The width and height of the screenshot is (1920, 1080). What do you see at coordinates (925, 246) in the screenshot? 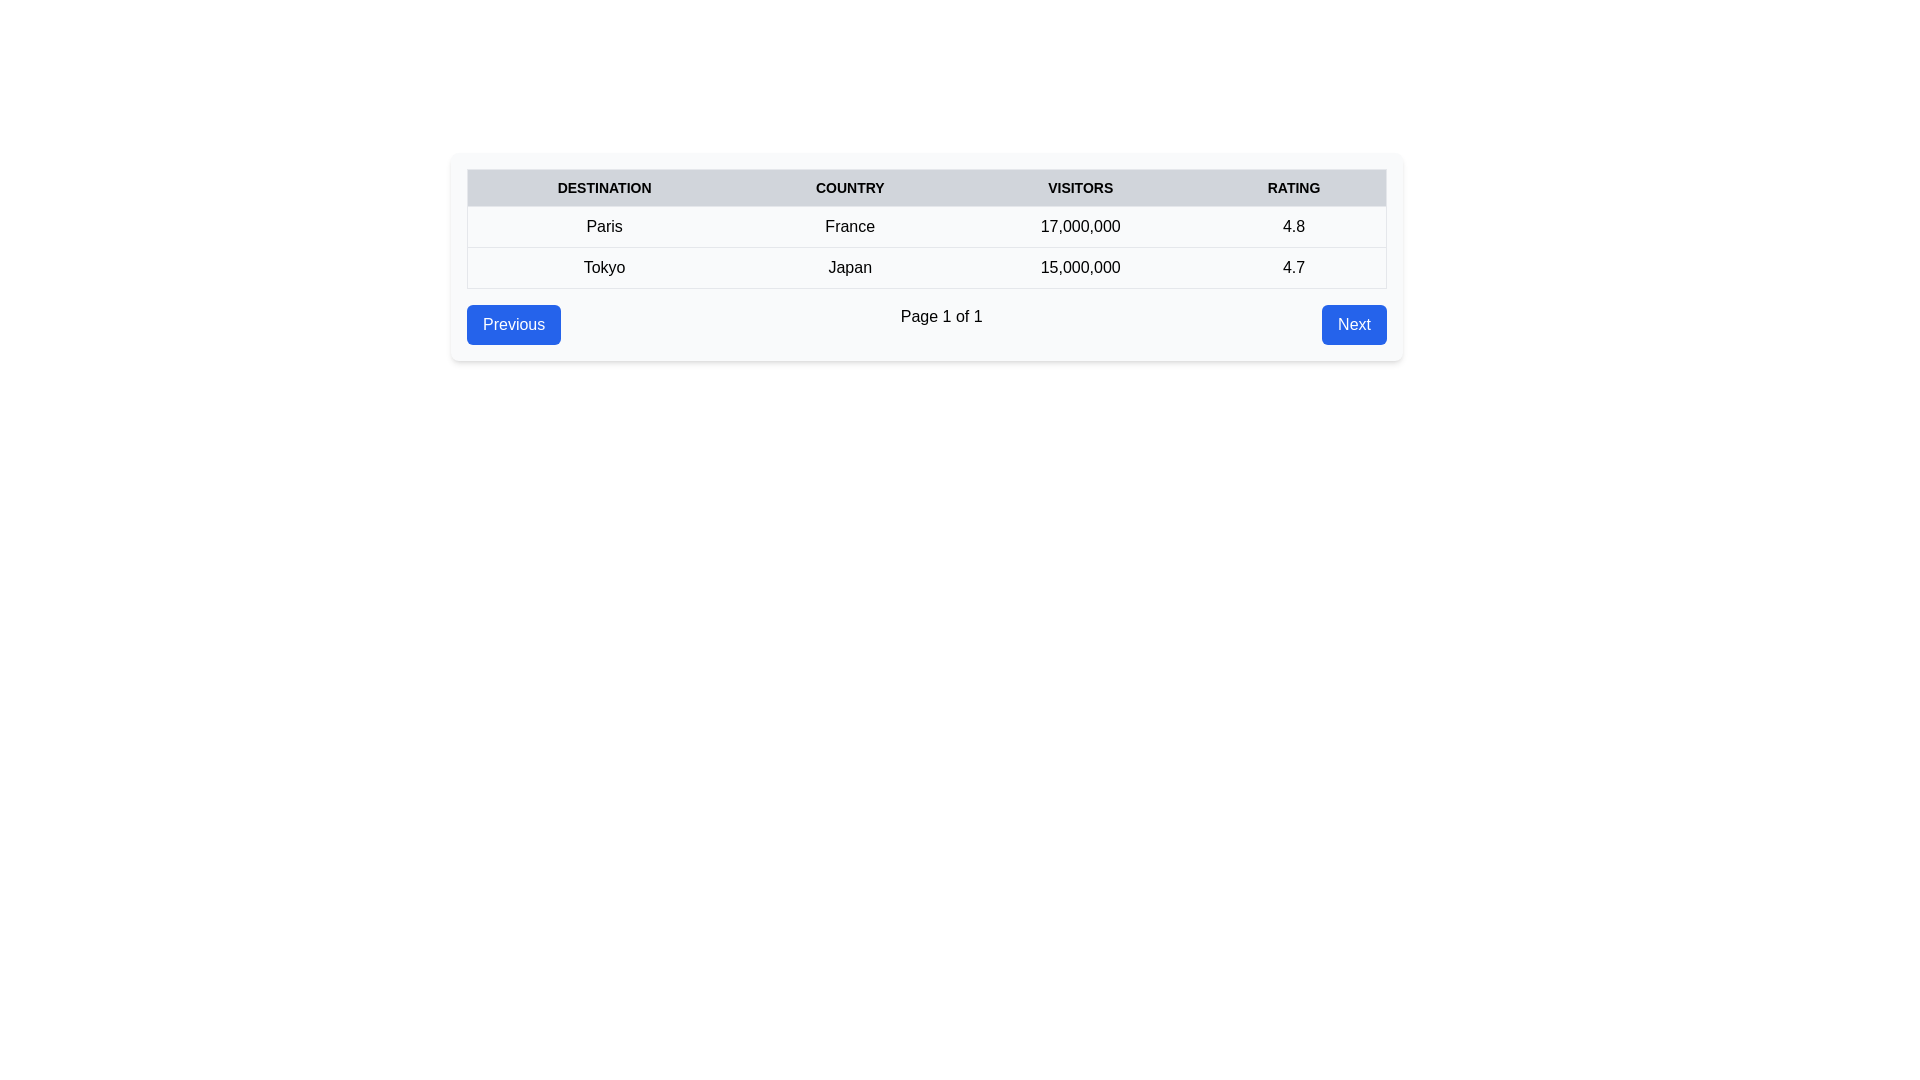
I see `the table rows displaying destinations such as 'Paris, France' and 'Tokyo, Japan', which are located in the lower two rows of the table` at bounding box center [925, 246].